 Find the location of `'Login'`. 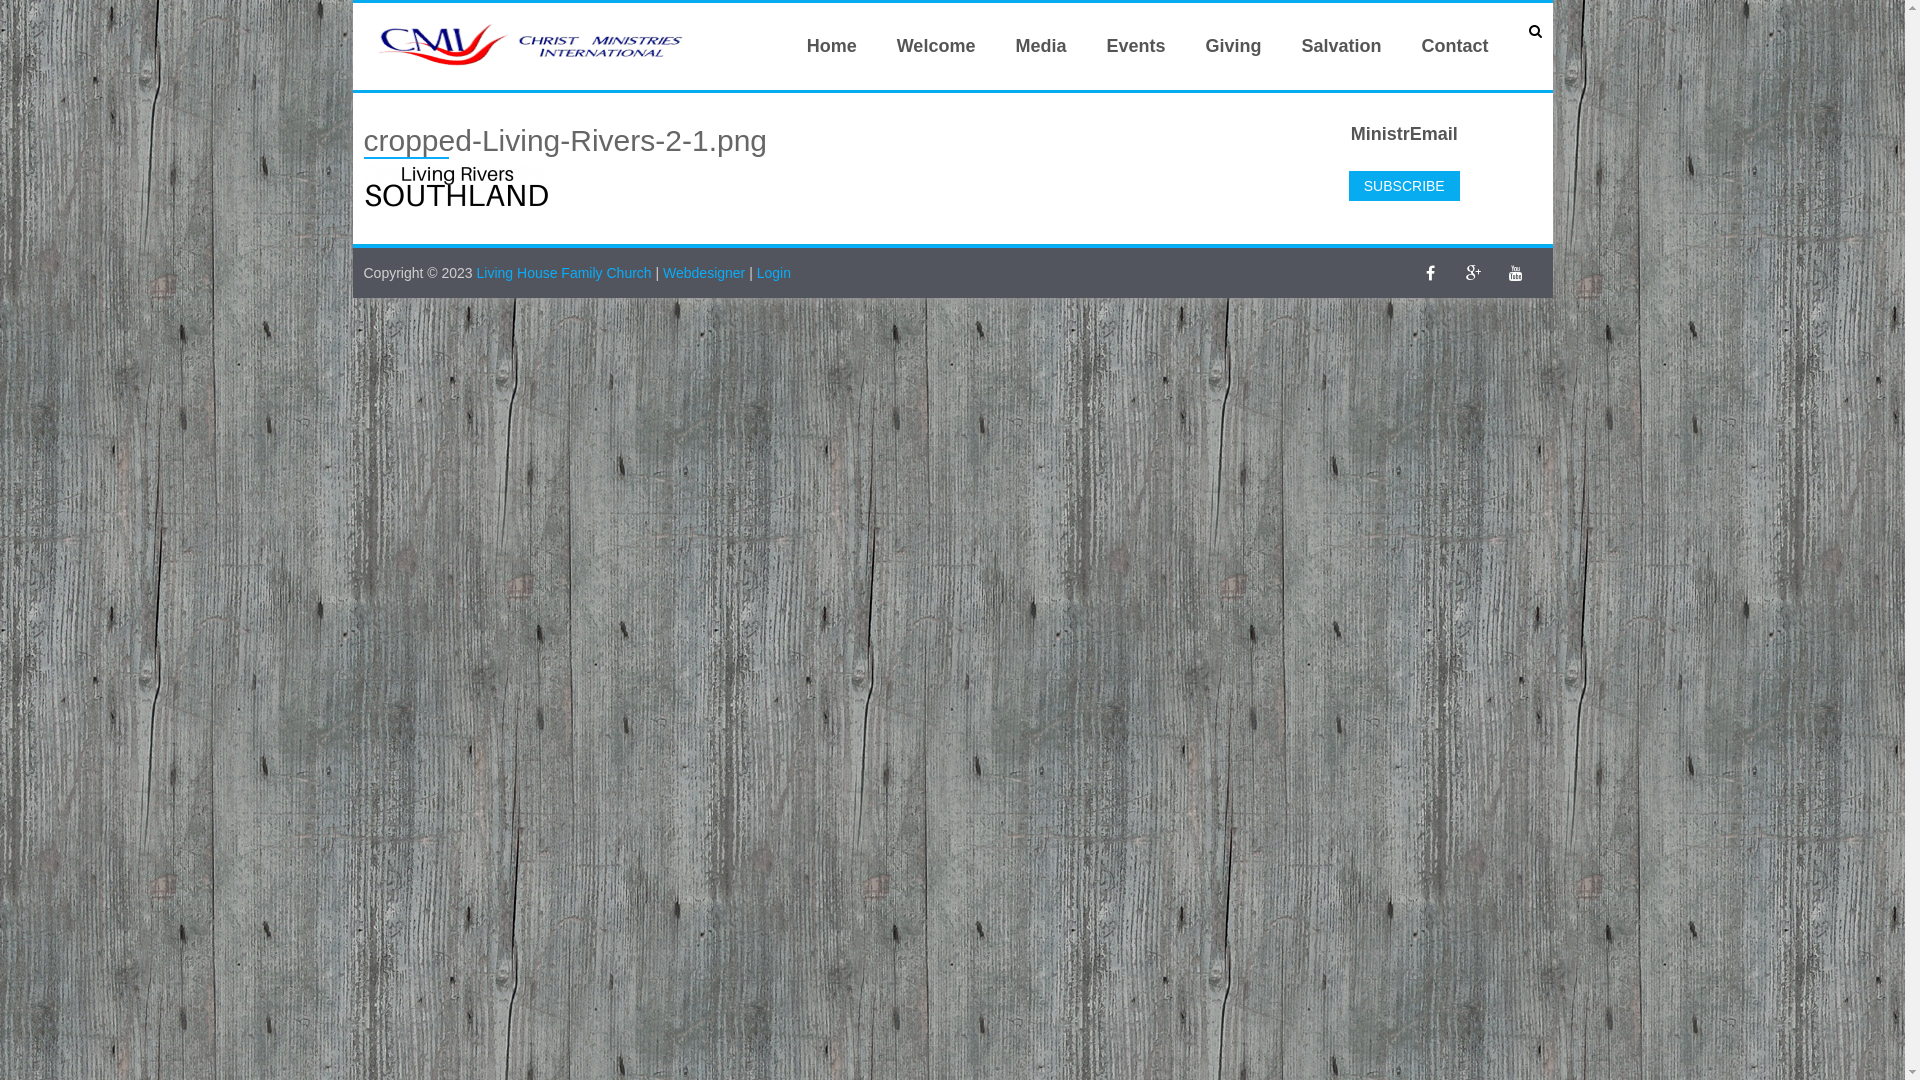

'Login' is located at coordinates (772, 273).